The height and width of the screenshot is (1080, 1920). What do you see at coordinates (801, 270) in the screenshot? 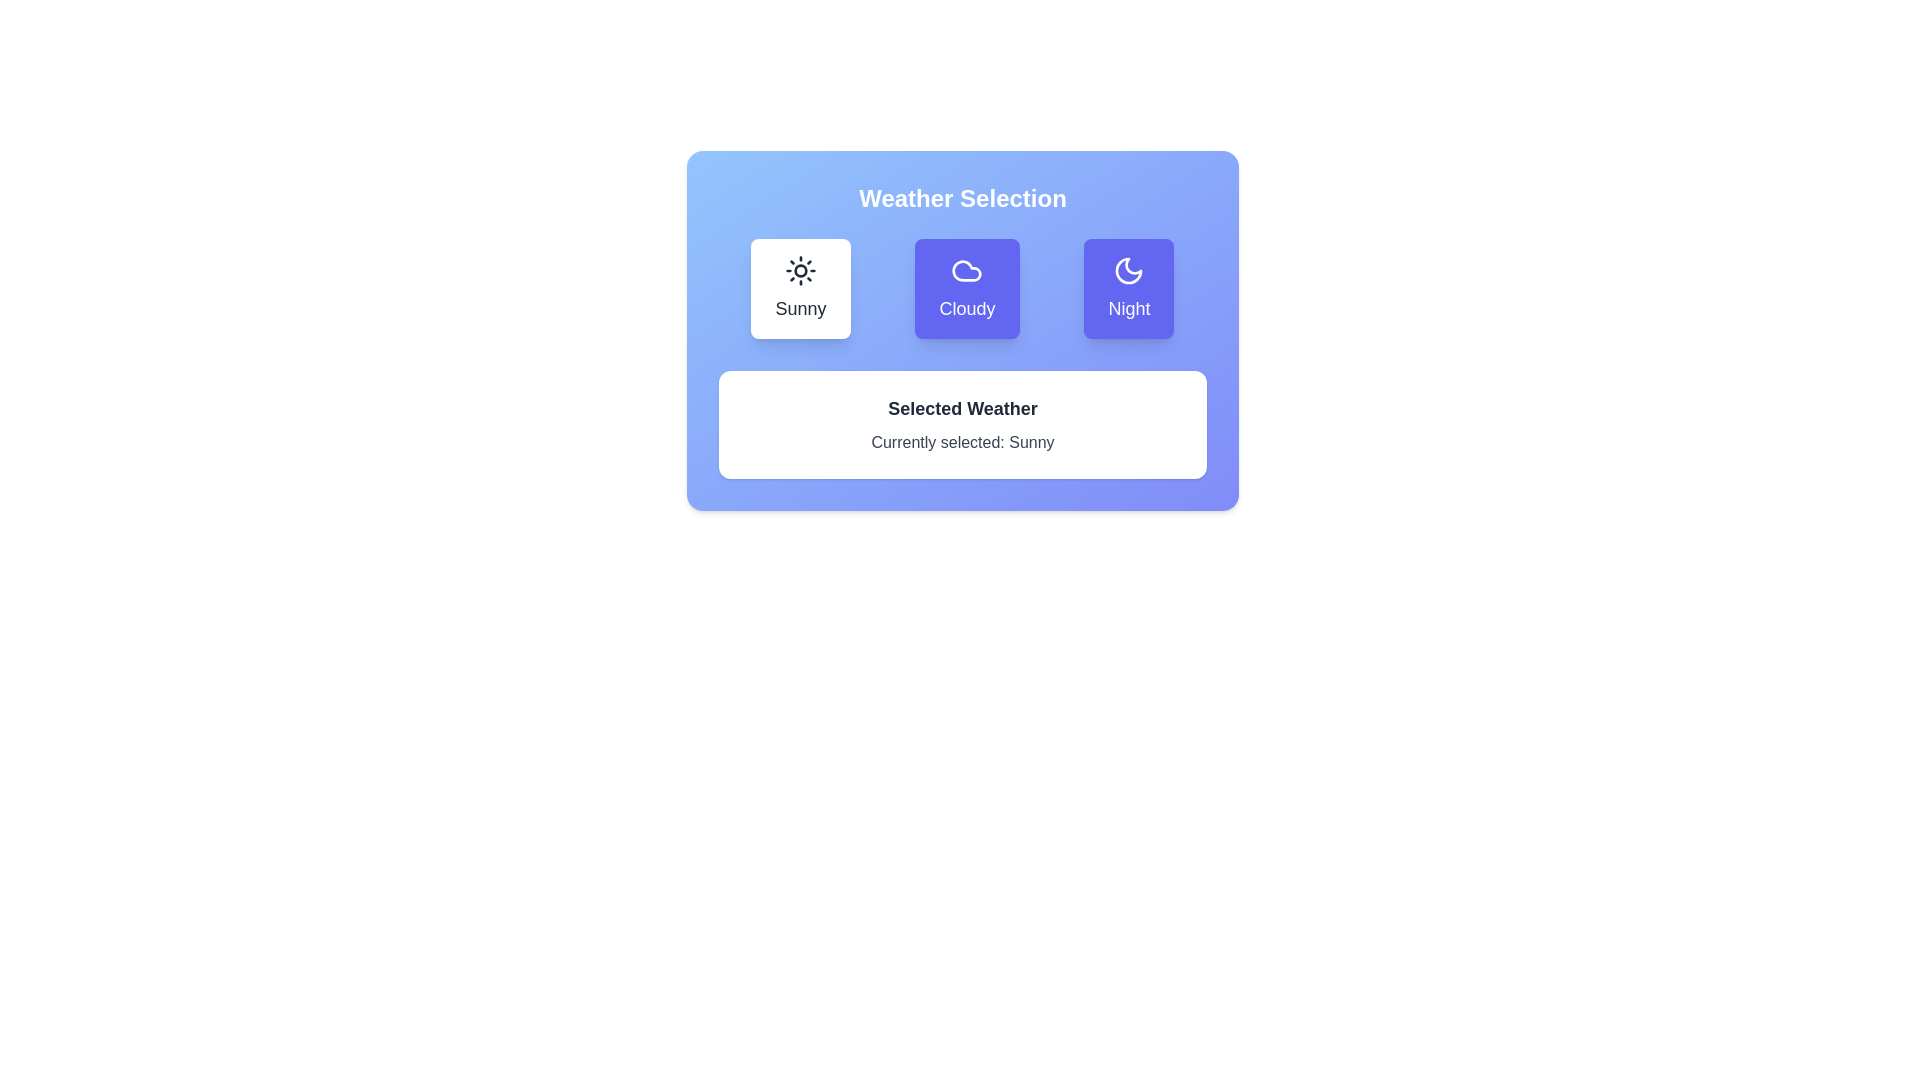
I see `the central circle of the sun icon, which is part of the 'Sunny' weather option card located at the top of the UI panel` at bounding box center [801, 270].